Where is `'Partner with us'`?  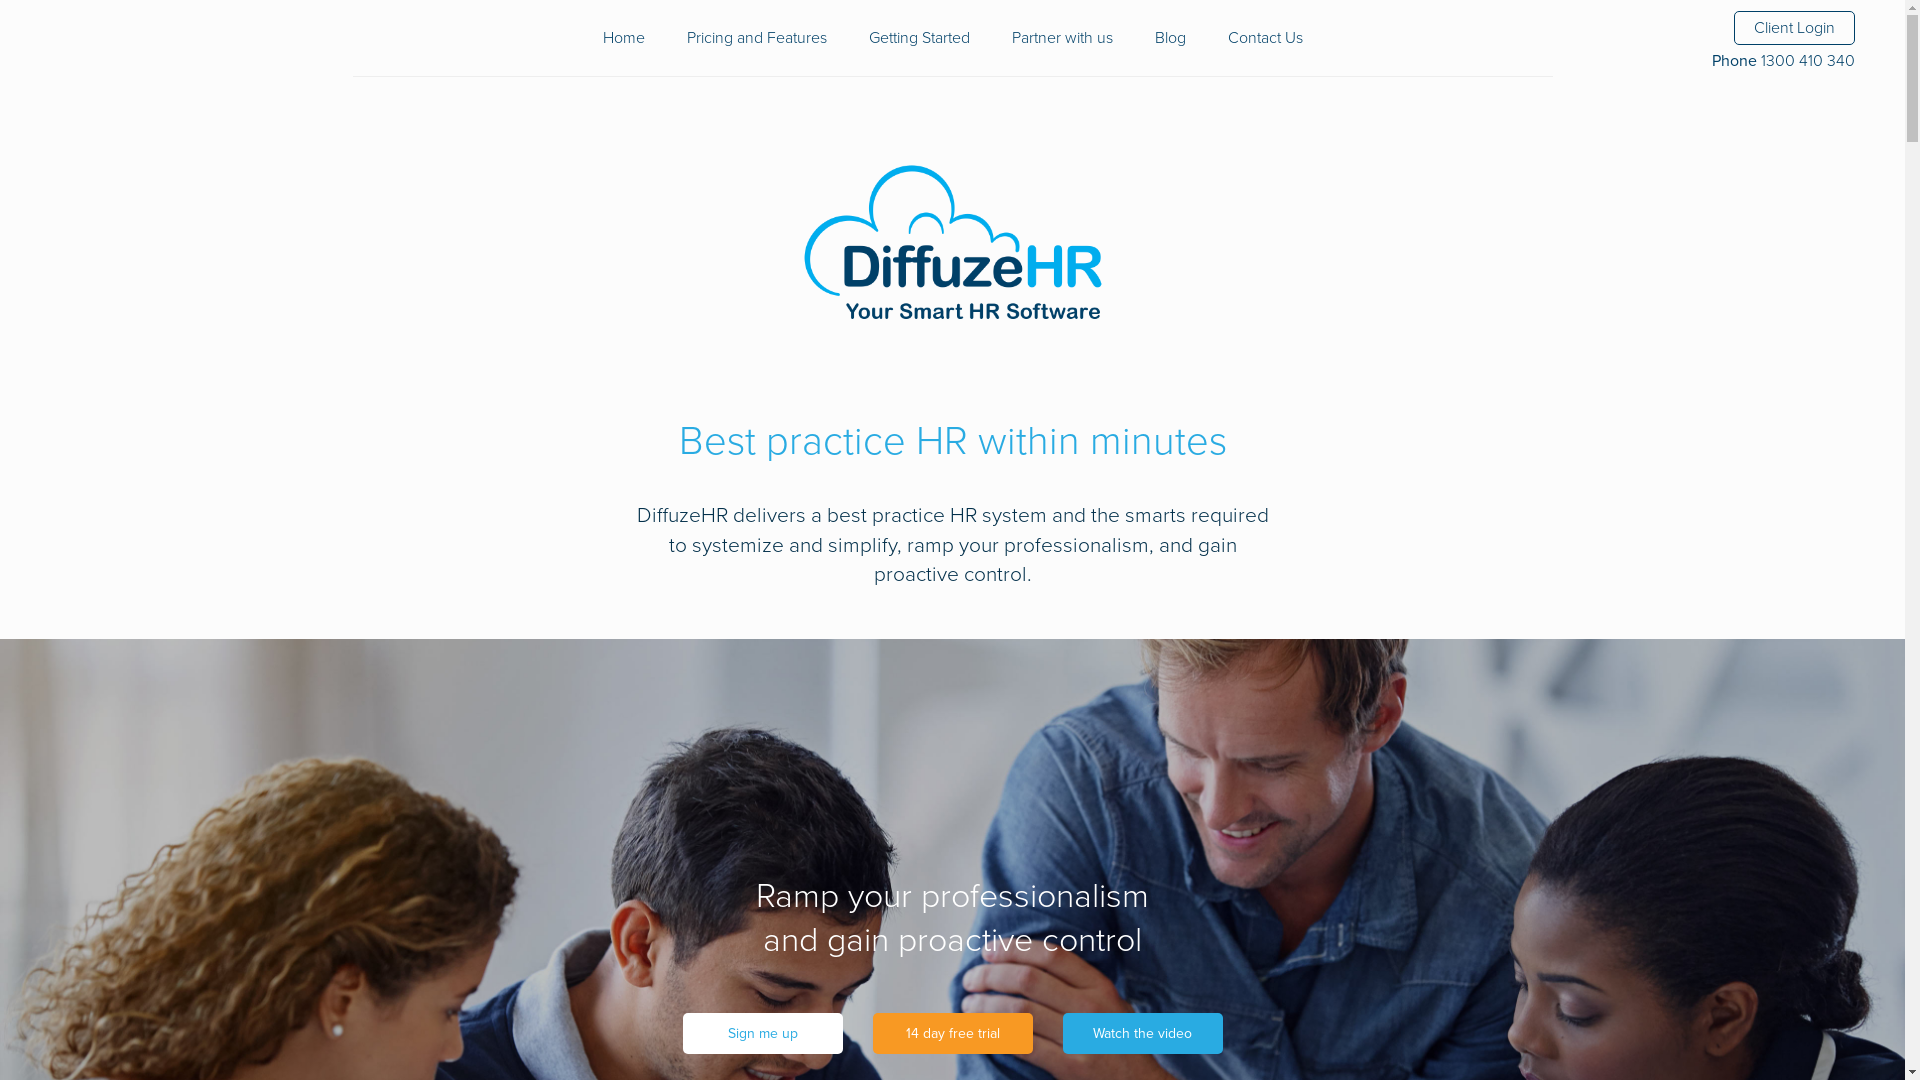
'Partner with us' is located at coordinates (1061, 38).